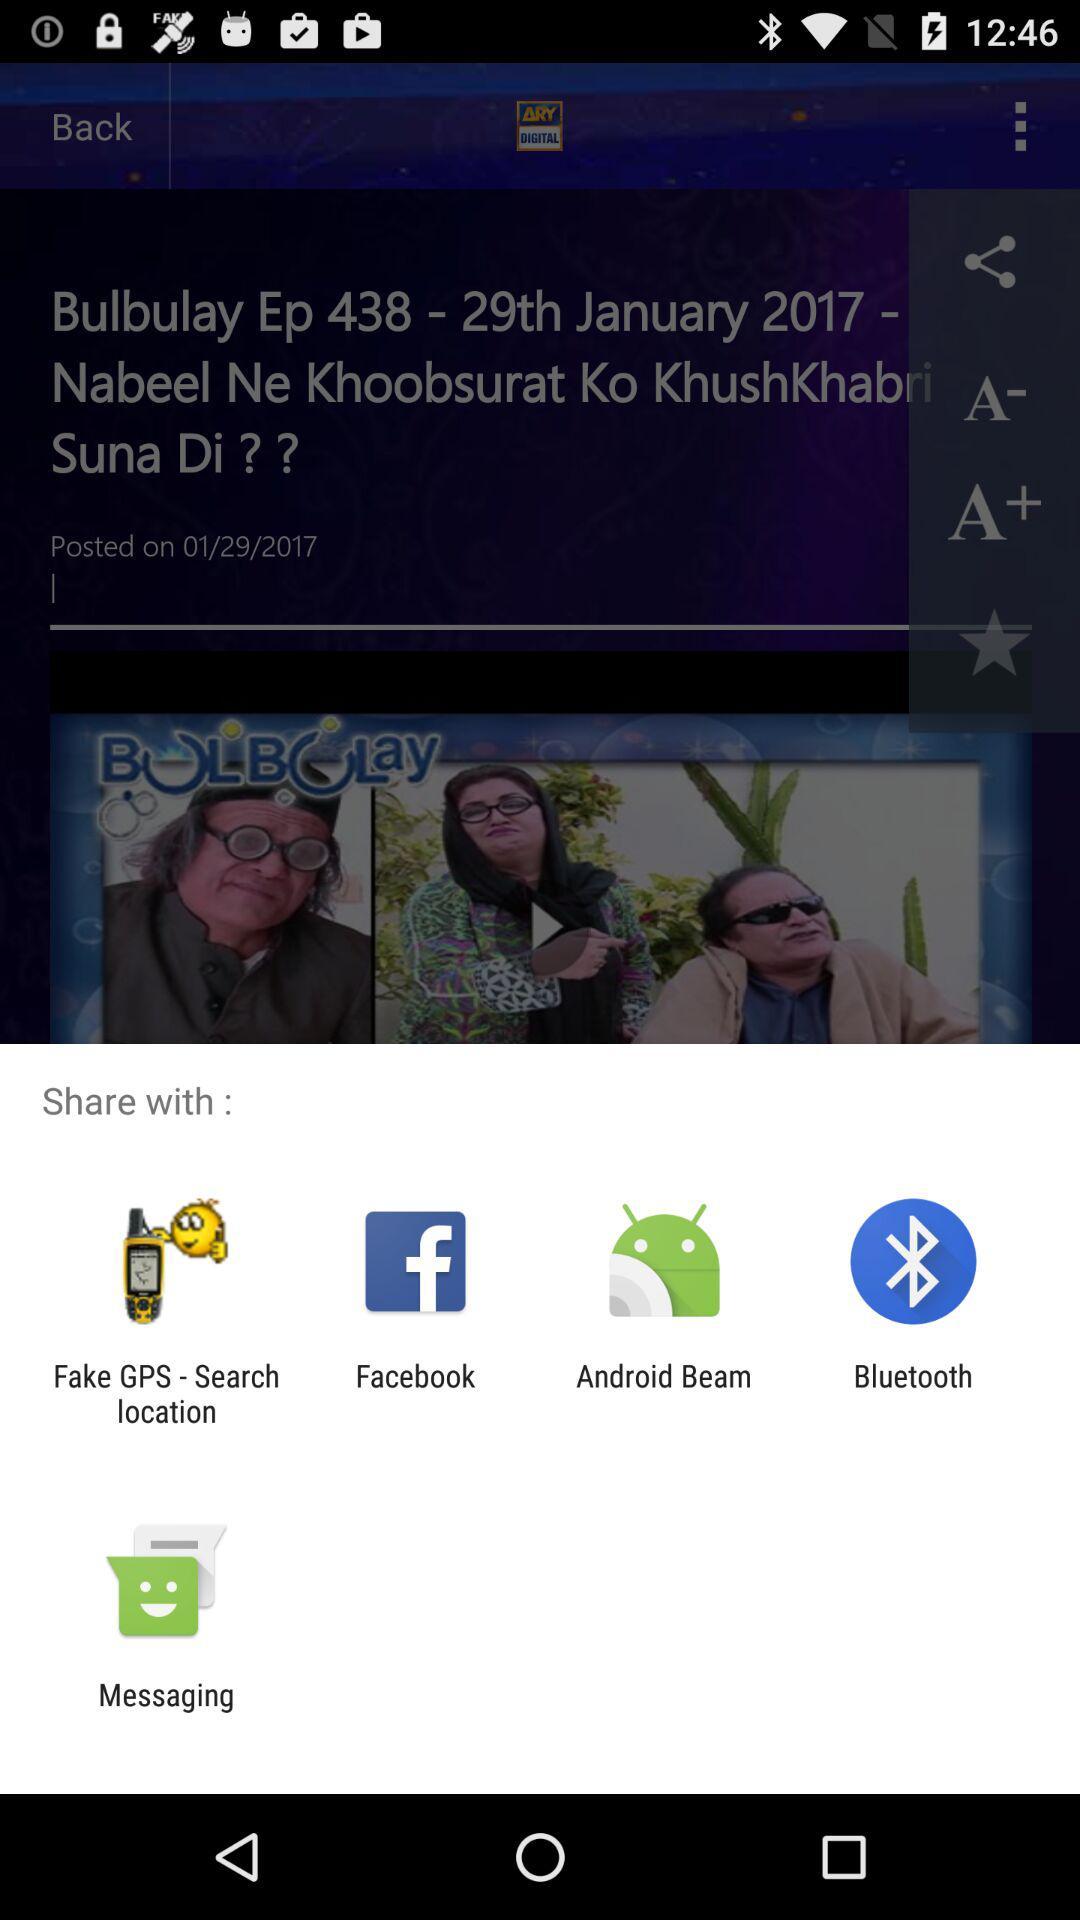  I want to click on the fake gps search icon, so click(165, 1392).